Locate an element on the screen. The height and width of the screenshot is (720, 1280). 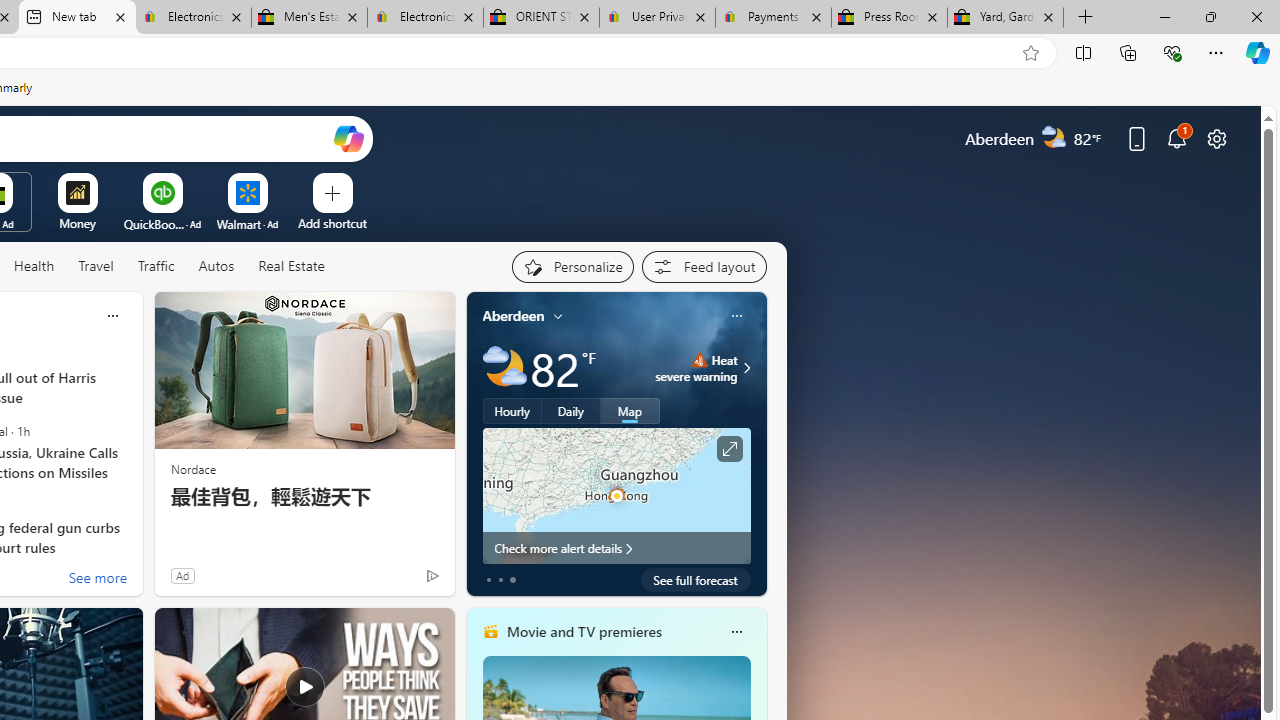
'Heat - Severe Heat severe warning' is located at coordinates (696, 367).